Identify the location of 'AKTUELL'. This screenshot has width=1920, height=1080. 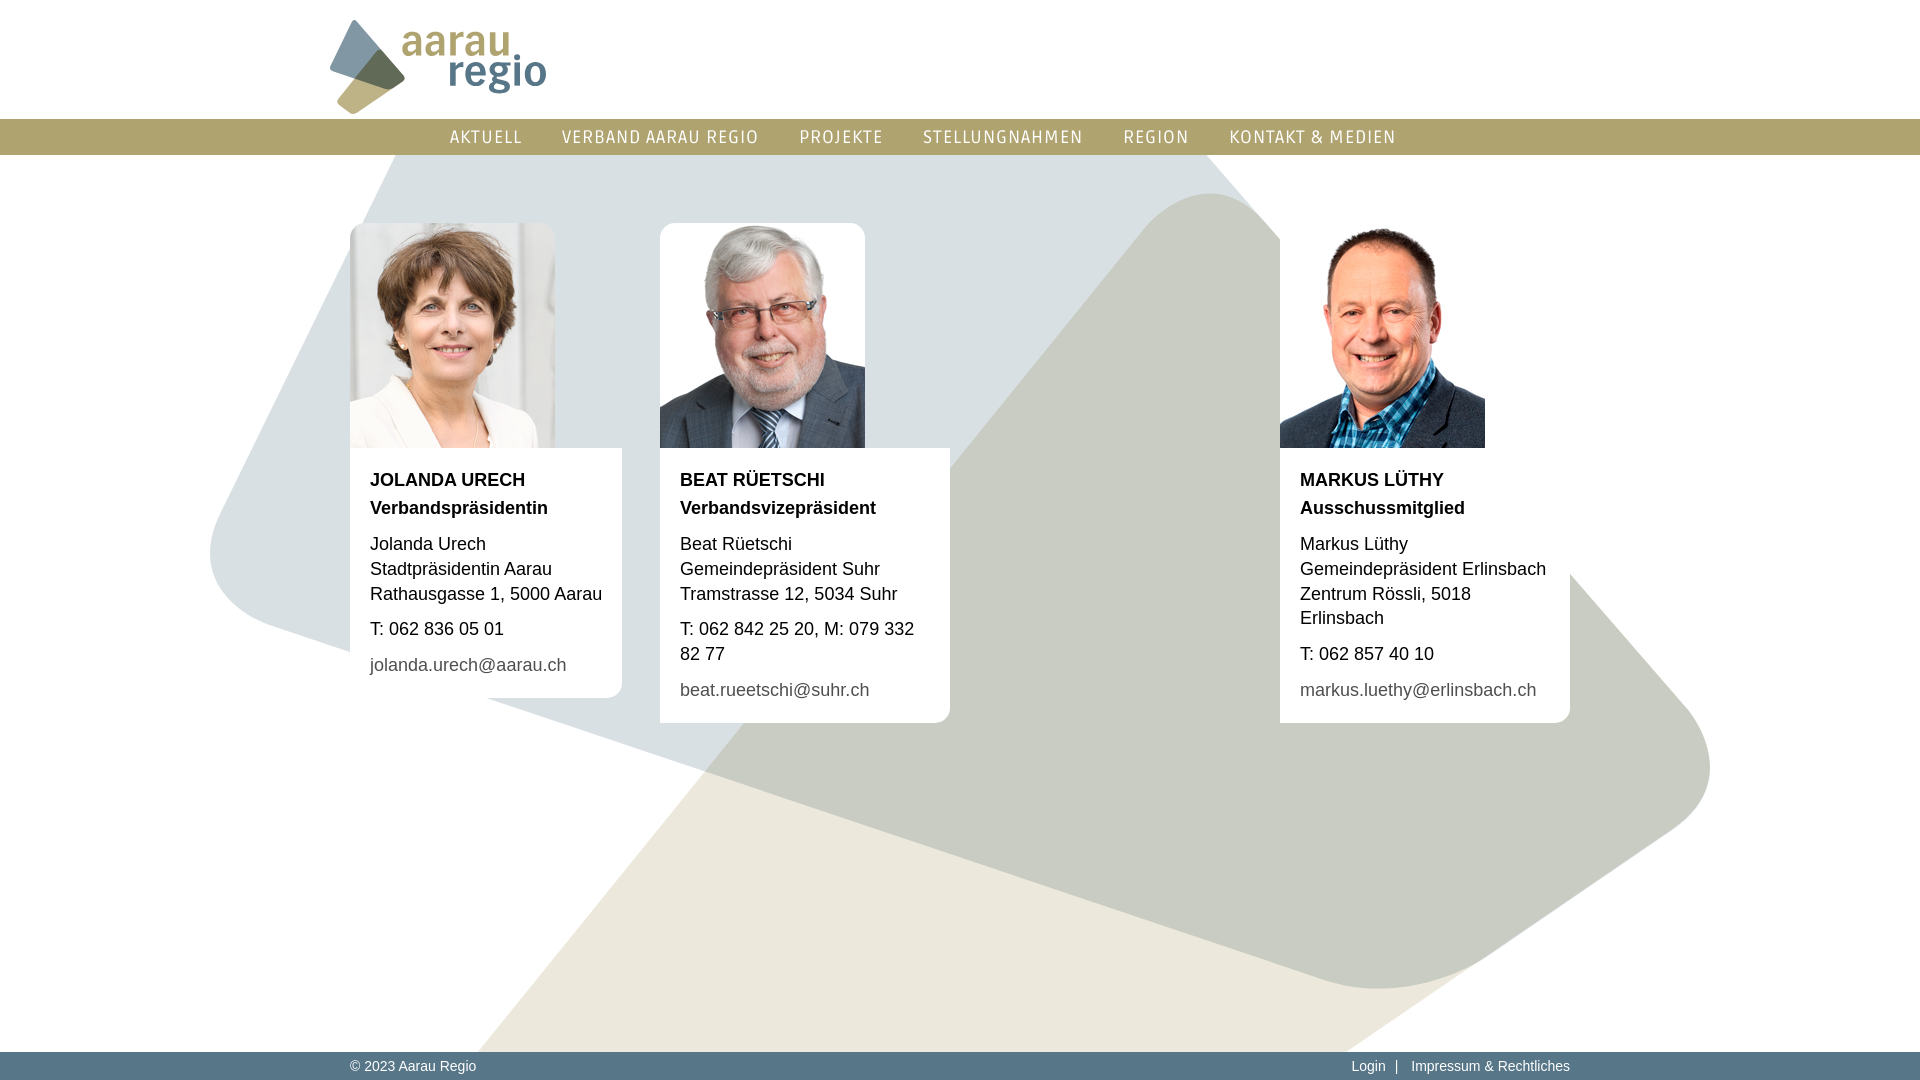
(429, 136).